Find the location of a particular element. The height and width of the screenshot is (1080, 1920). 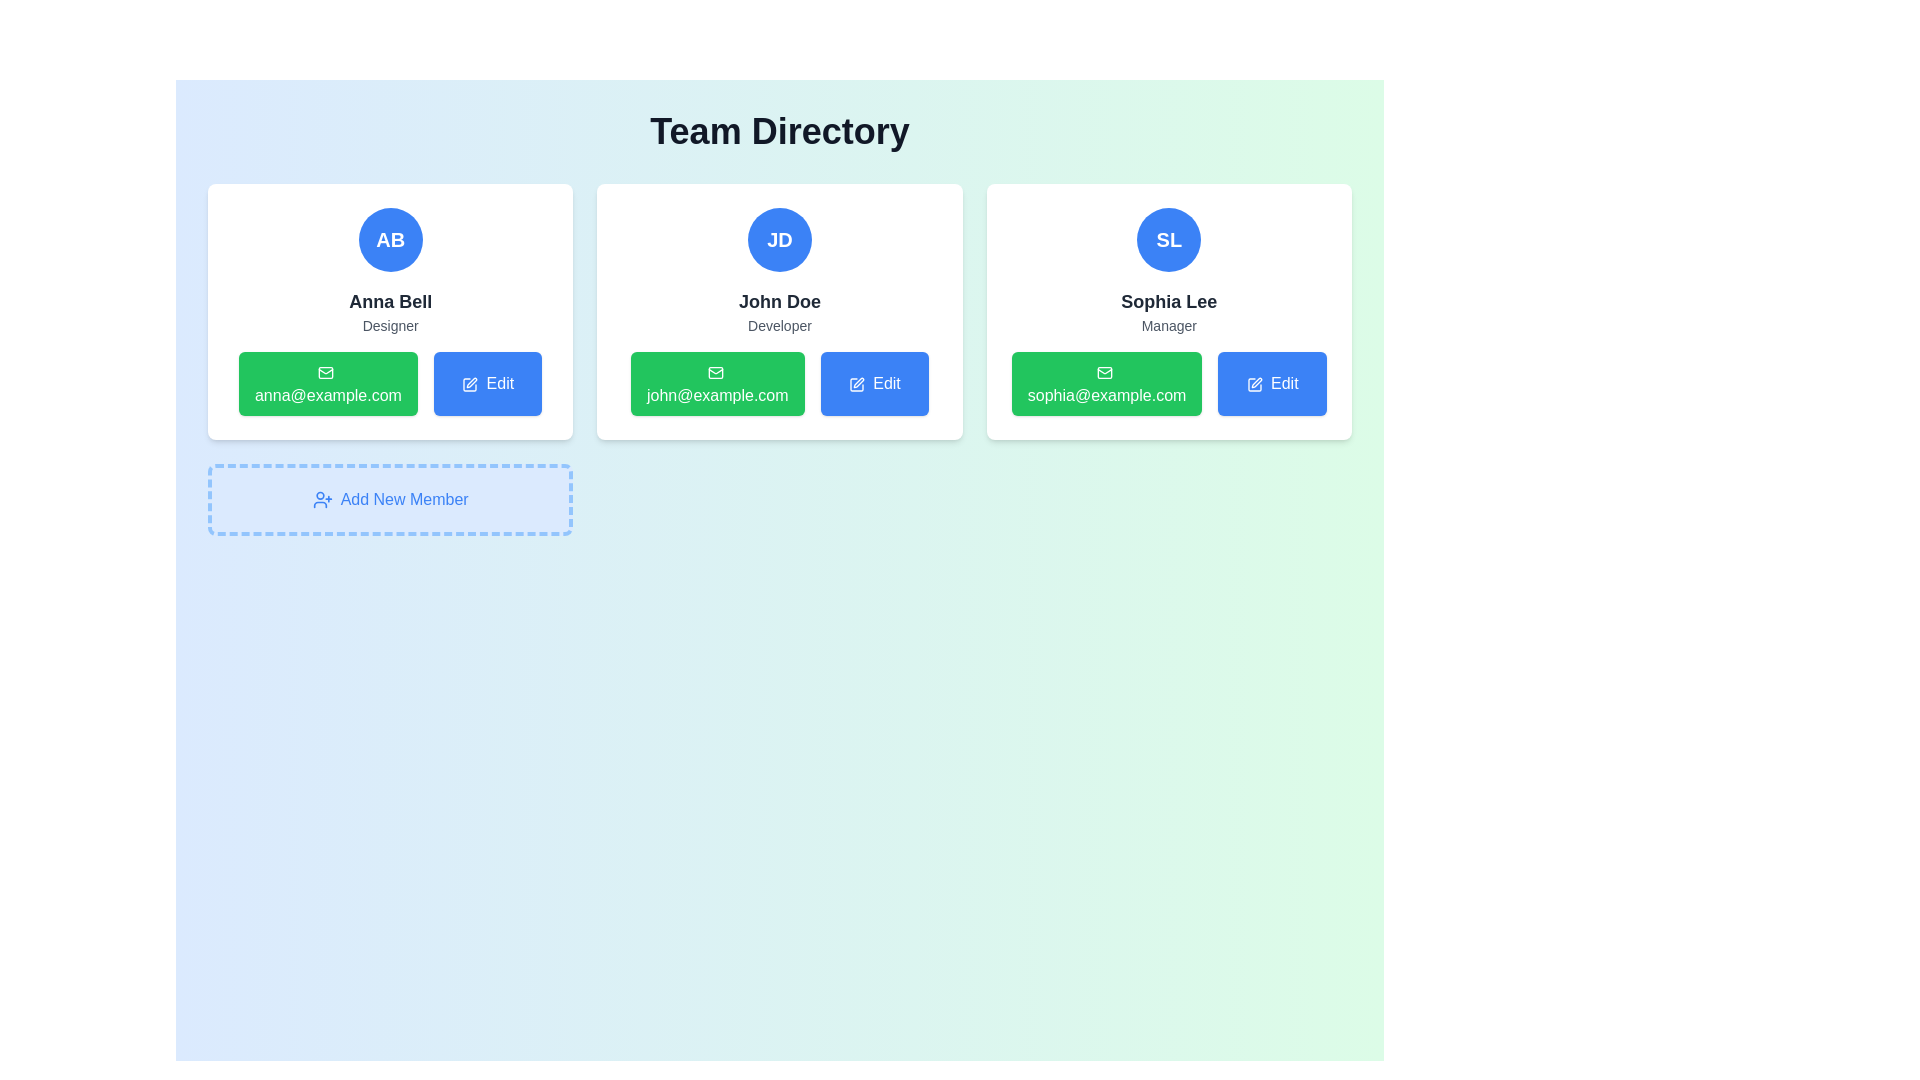

the mail envelope icon within the green rectangular button labeled 'sophia@example.com' on Sophia Lee's profile card is located at coordinates (1104, 372).